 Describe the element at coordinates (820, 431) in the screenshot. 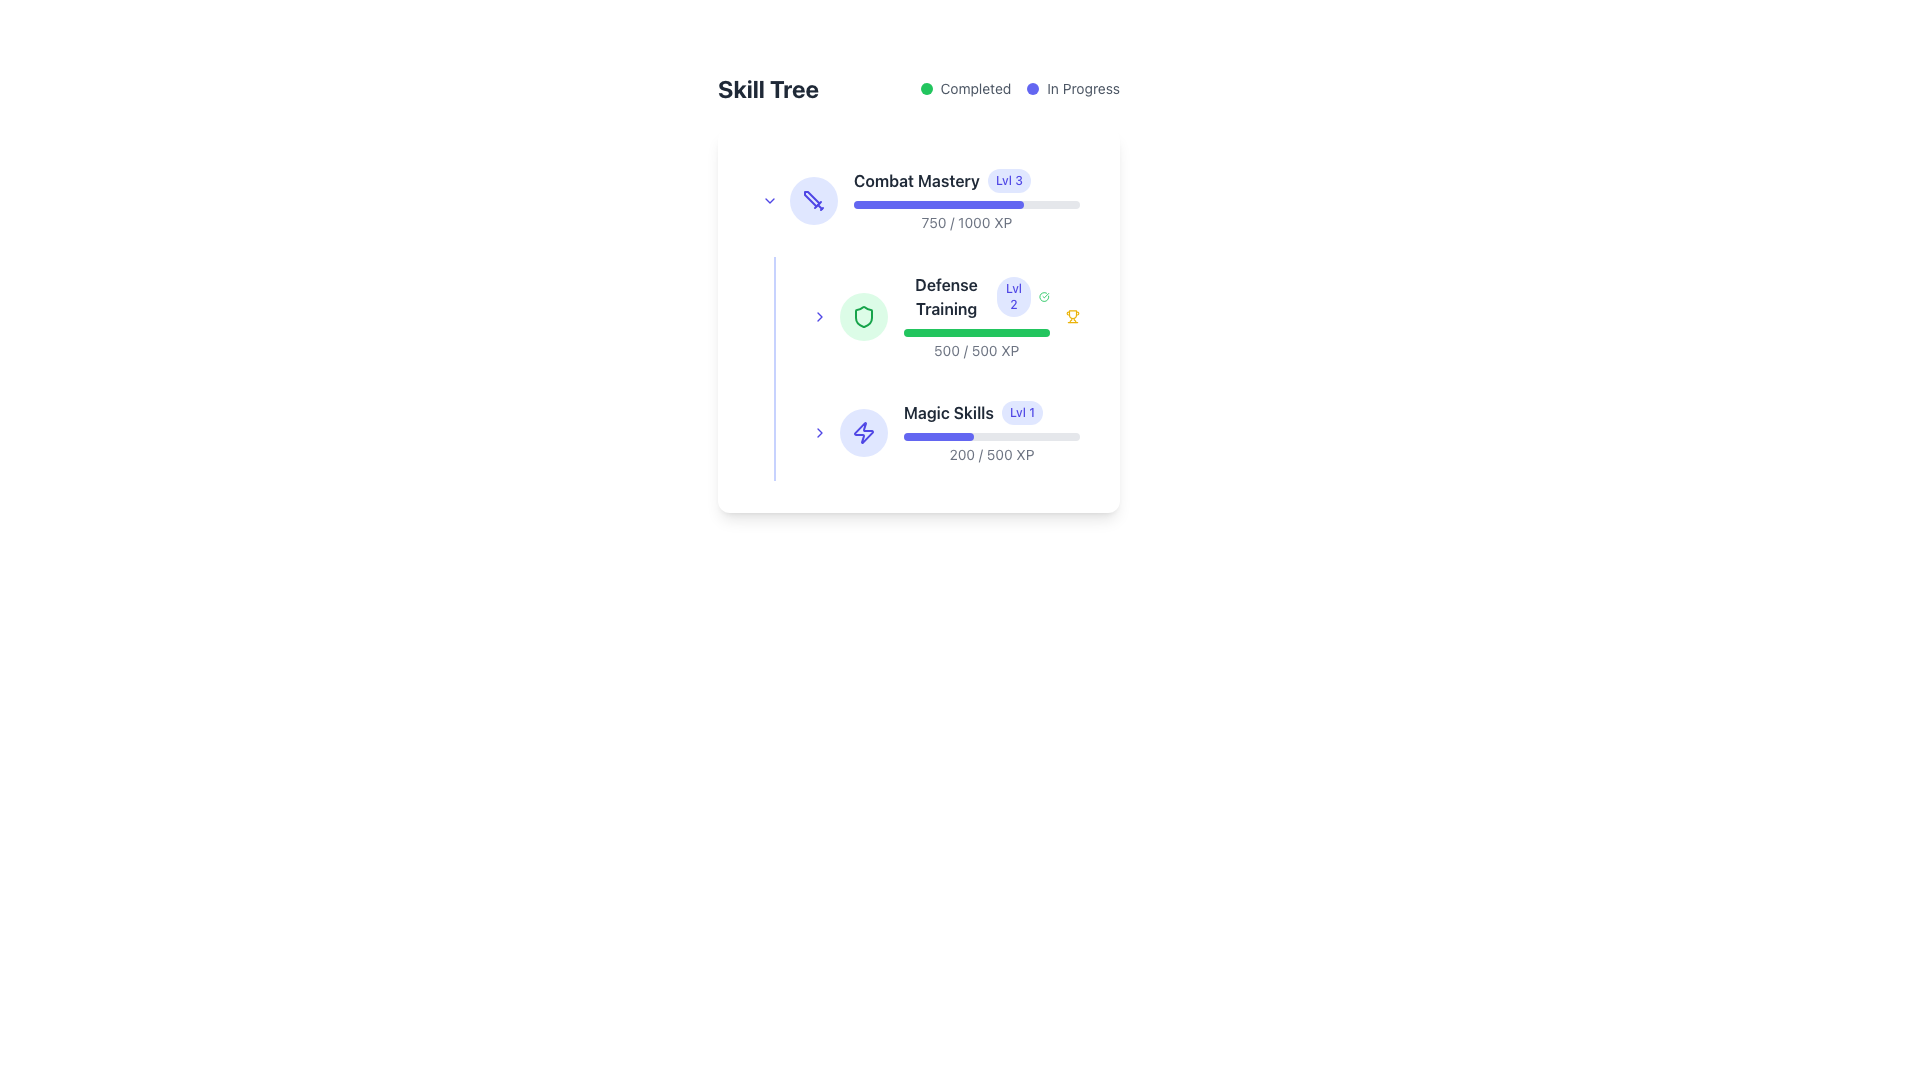

I see `the rightward pointing indigo chevron arrow icon` at that location.